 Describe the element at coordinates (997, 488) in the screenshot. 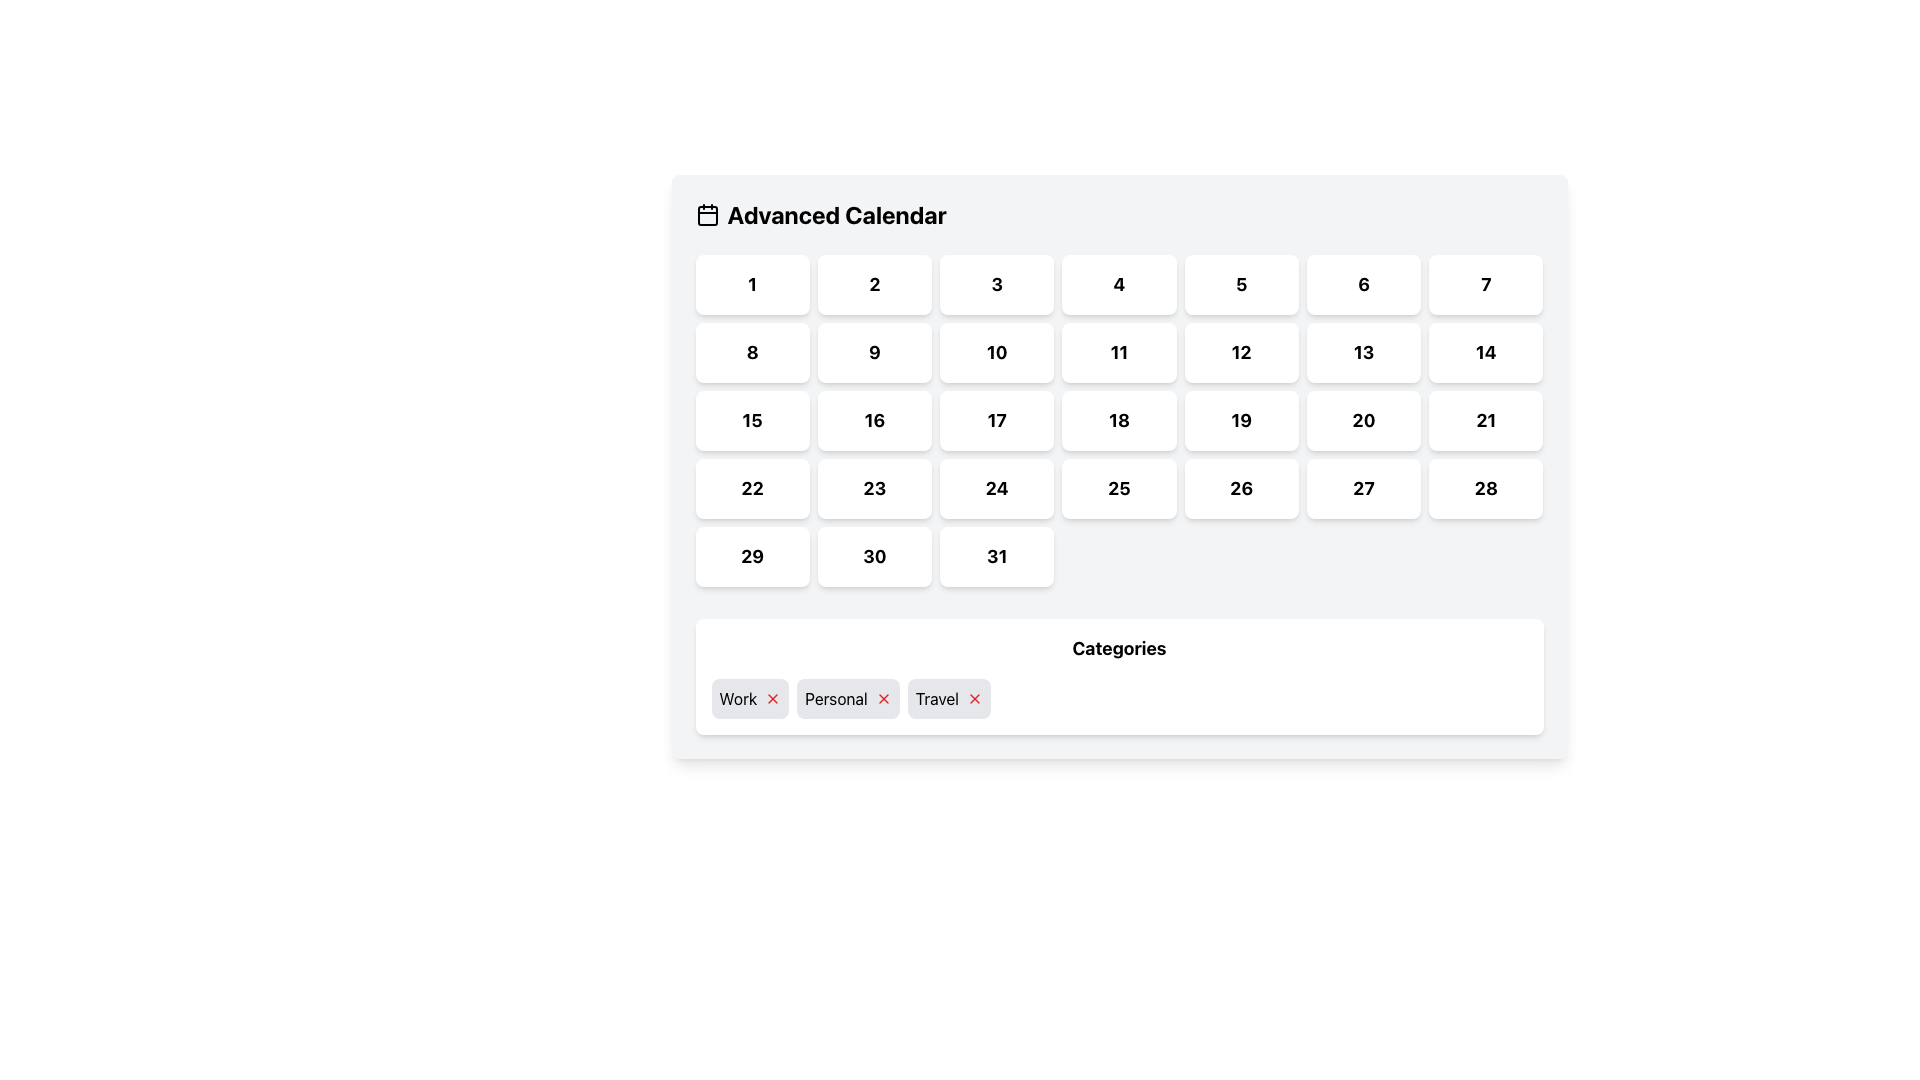

I see `text element displaying the number '24' in bold font, located in the fourth row and fourth column of the 'Advanced Calendar' grid` at that location.